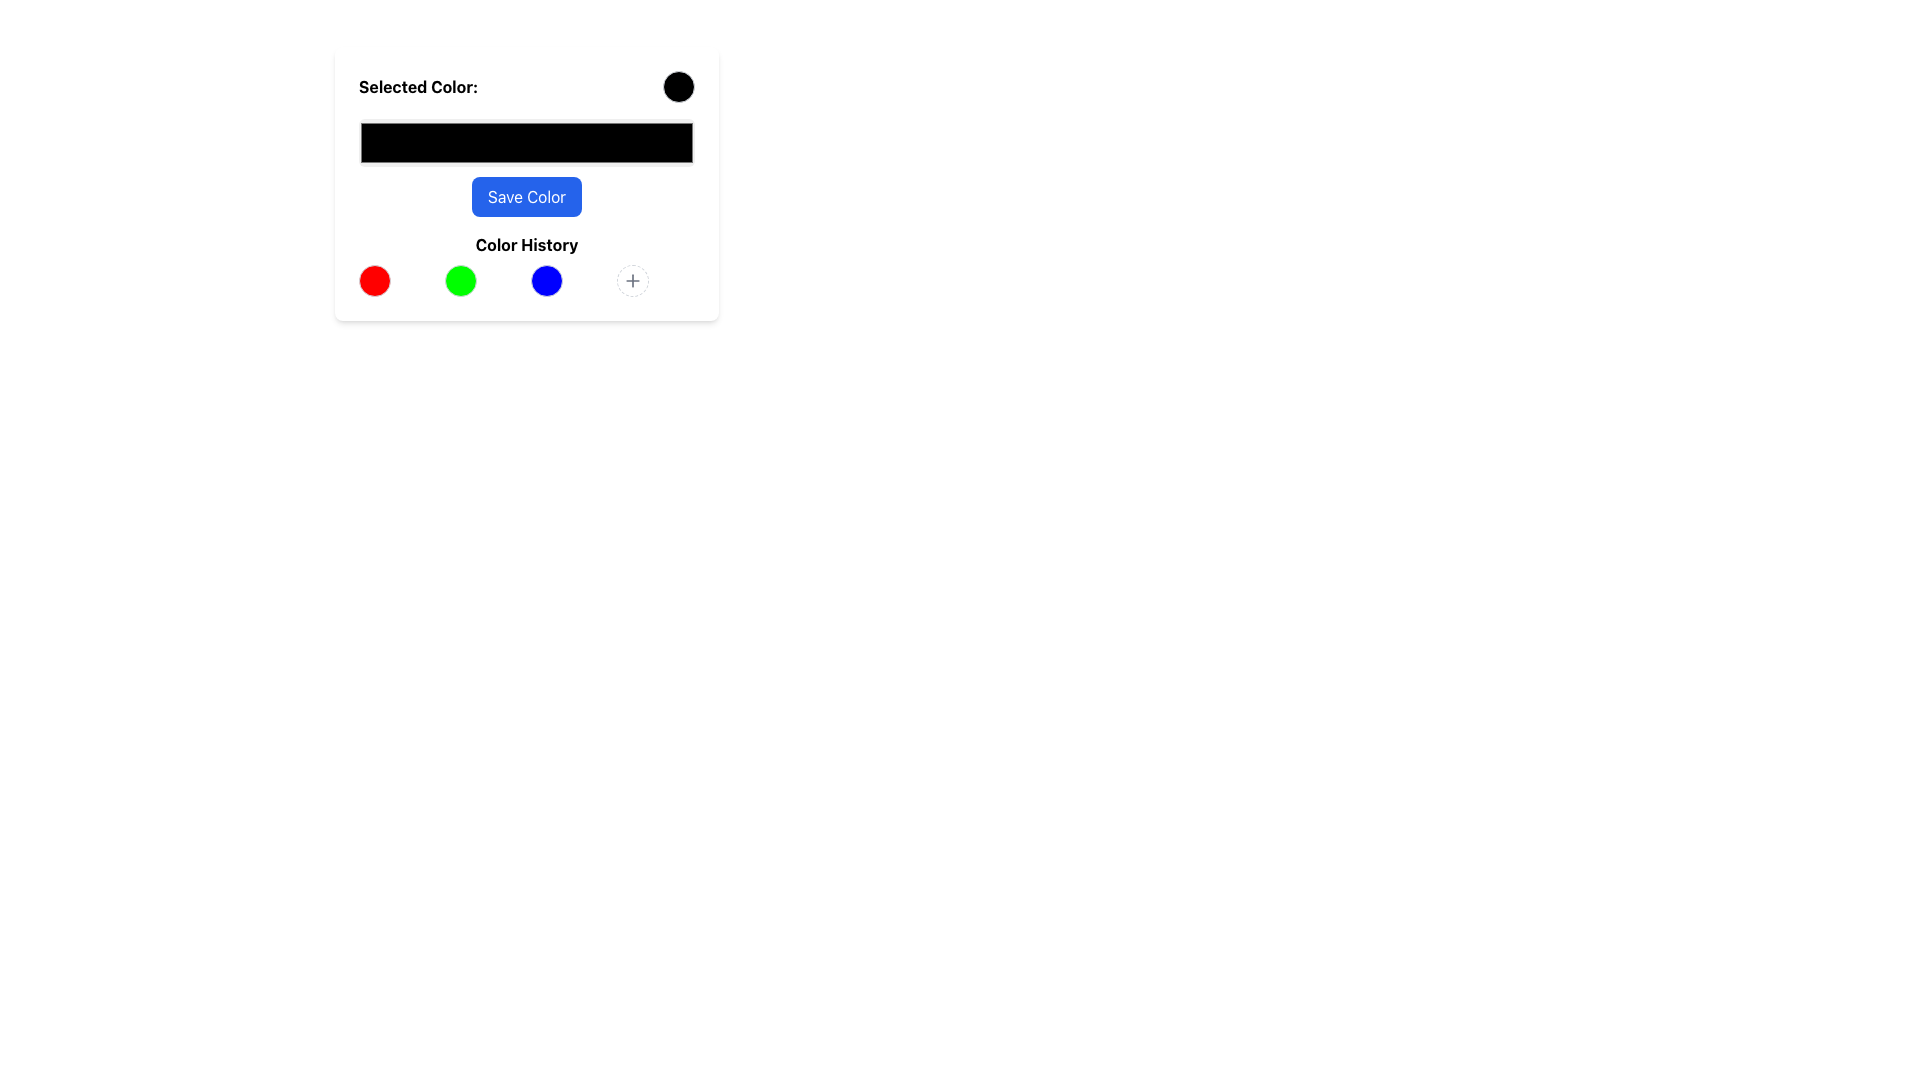 The image size is (1920, 1080). What do you see at coordinates (527, 196) in the screenshot?
I see `the 'Save Color' button located below the color display area` at bounding box center [527, 196].